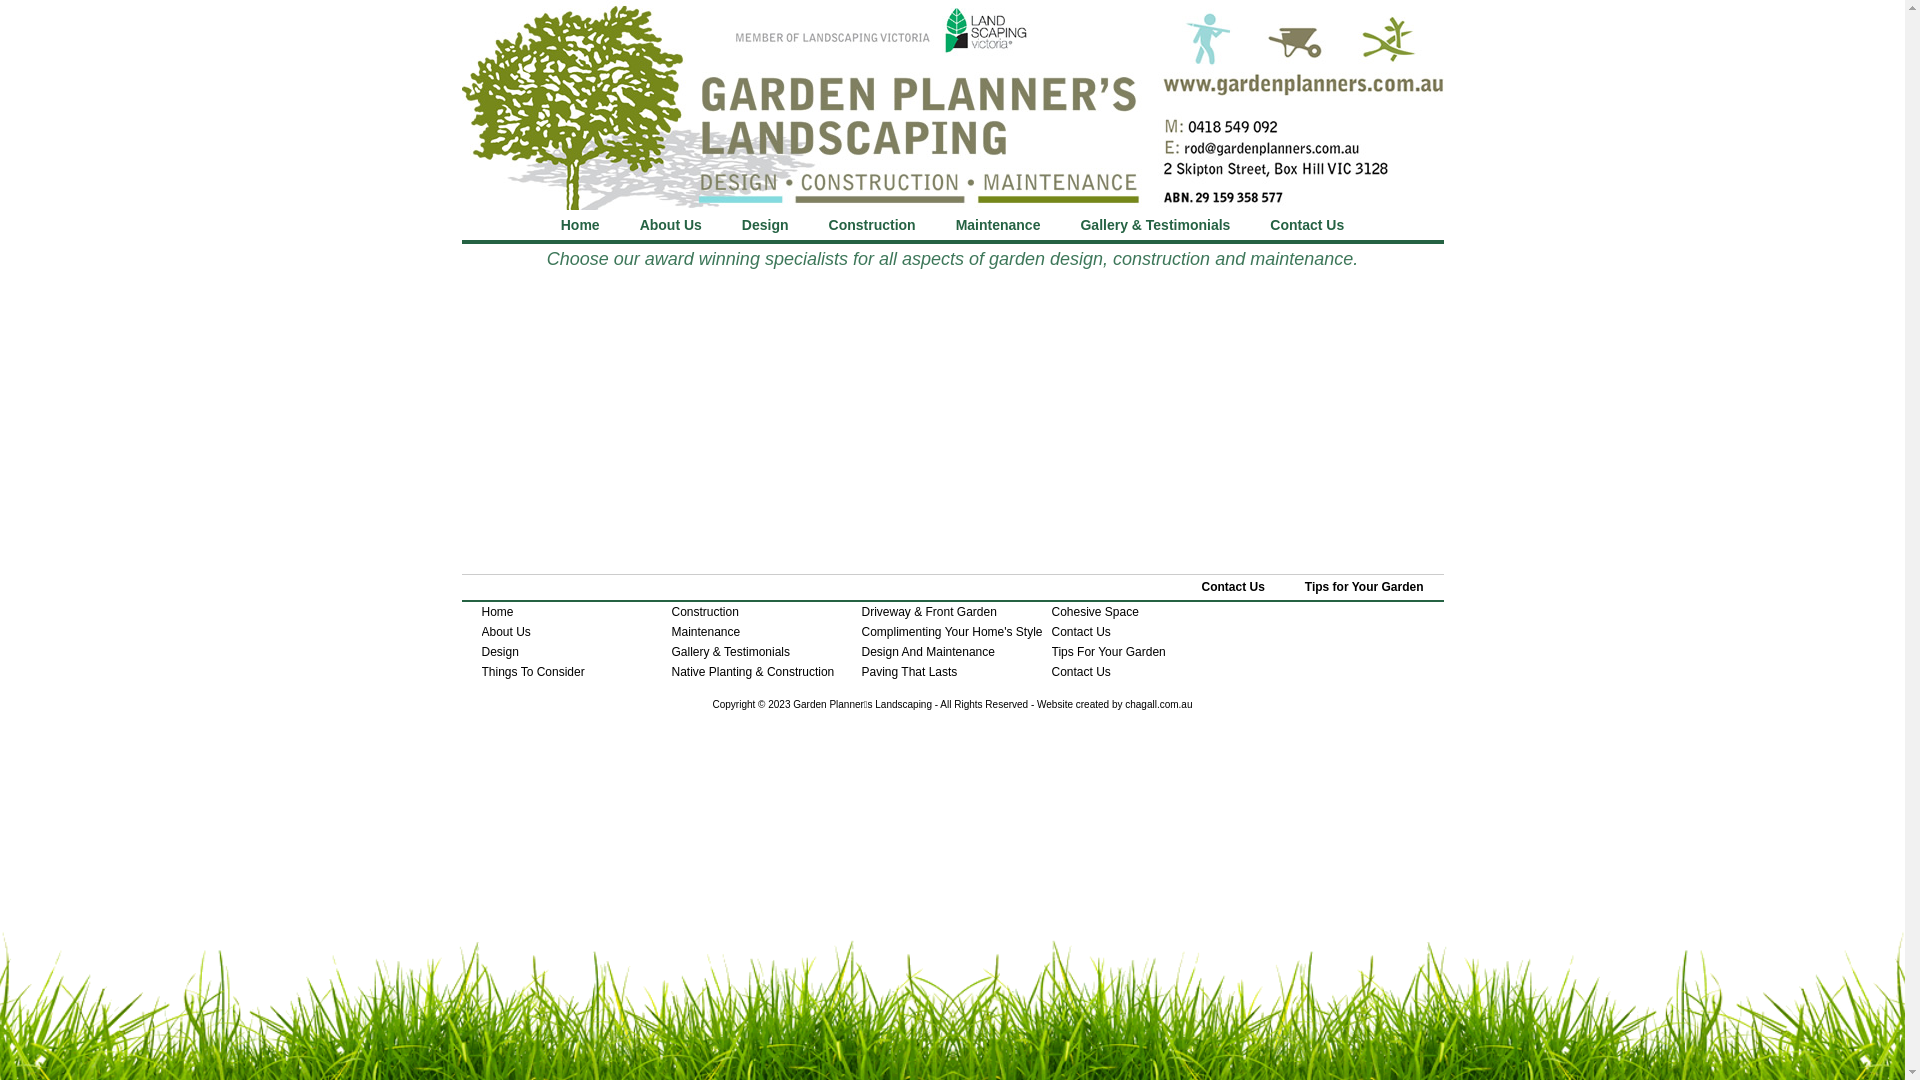 The height and width of the screenshot is (1080, 1920). What do you see at coordinates (1107, 651) in the screenshot?
I see `'Tips For Your Garden'` at bounding box center [1107, 651].